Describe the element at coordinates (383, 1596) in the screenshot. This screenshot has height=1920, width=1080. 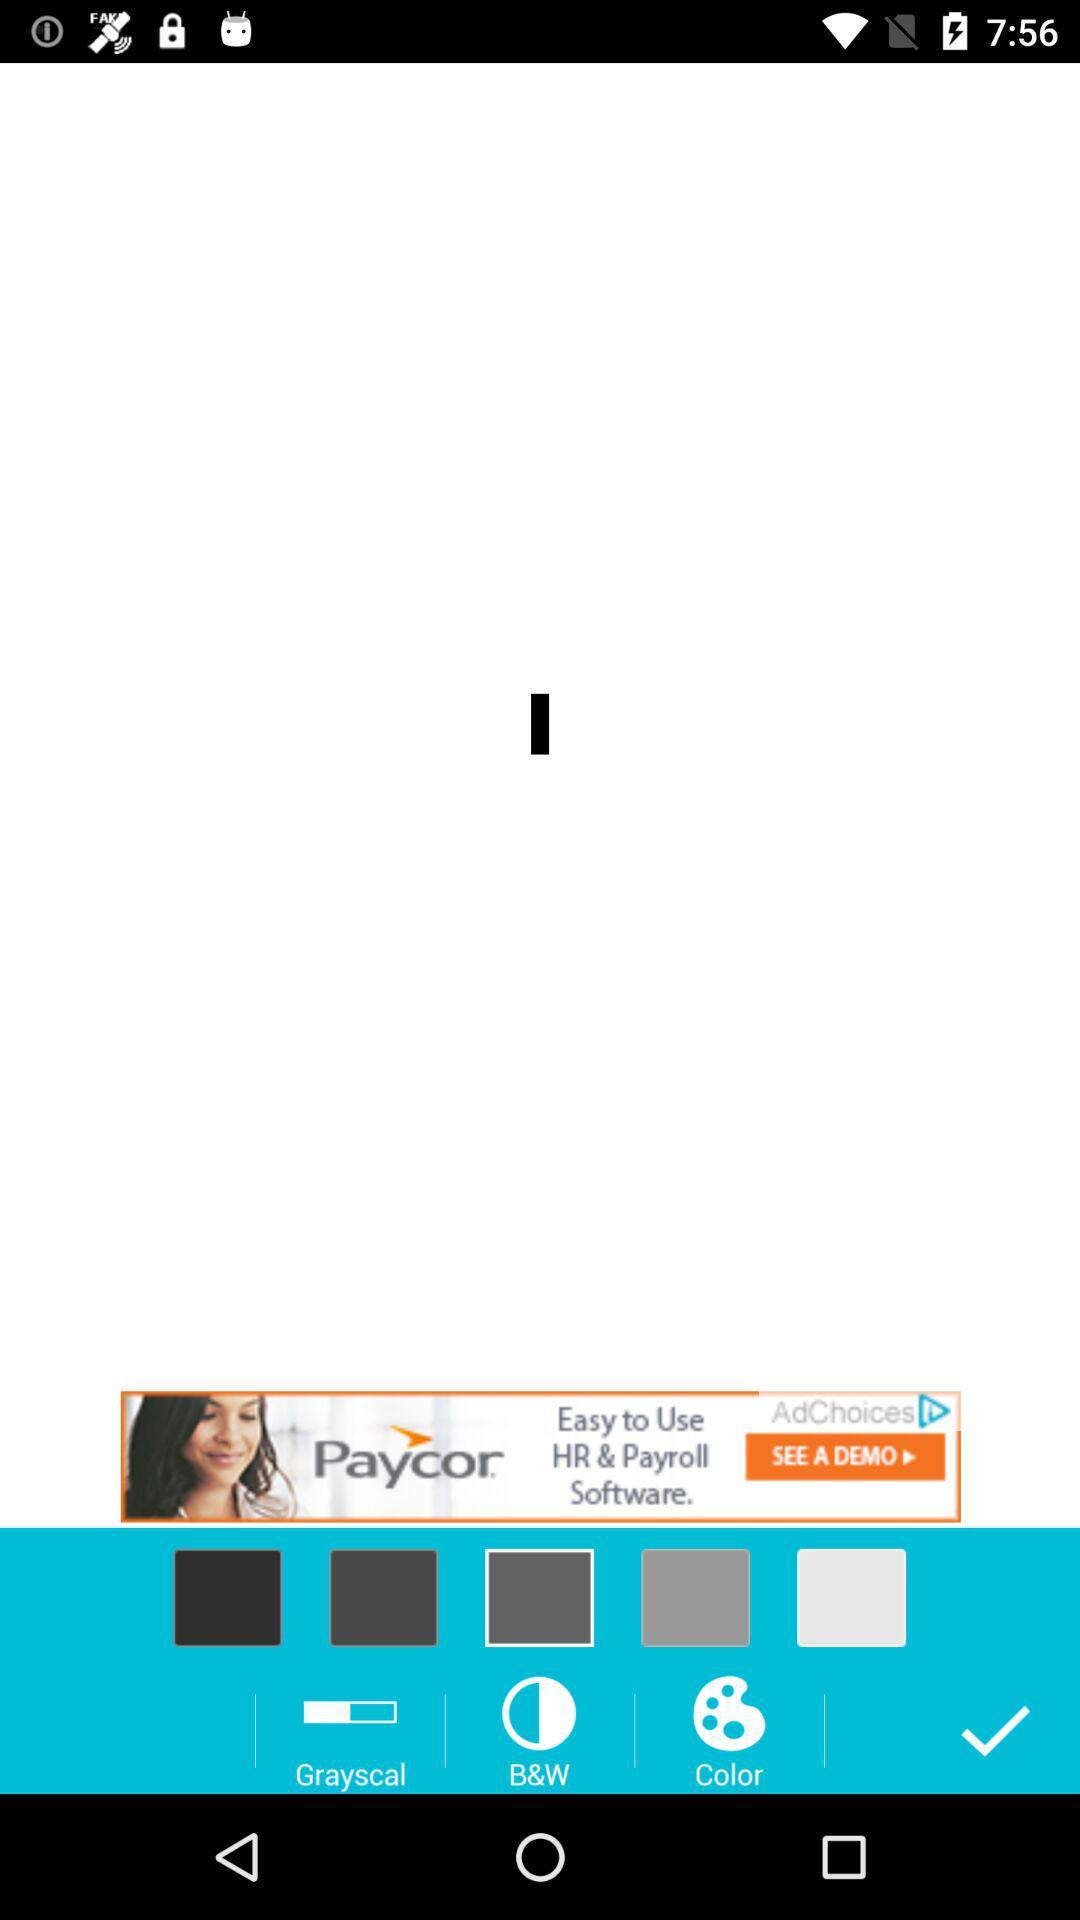
I see `the location icon` at that location.